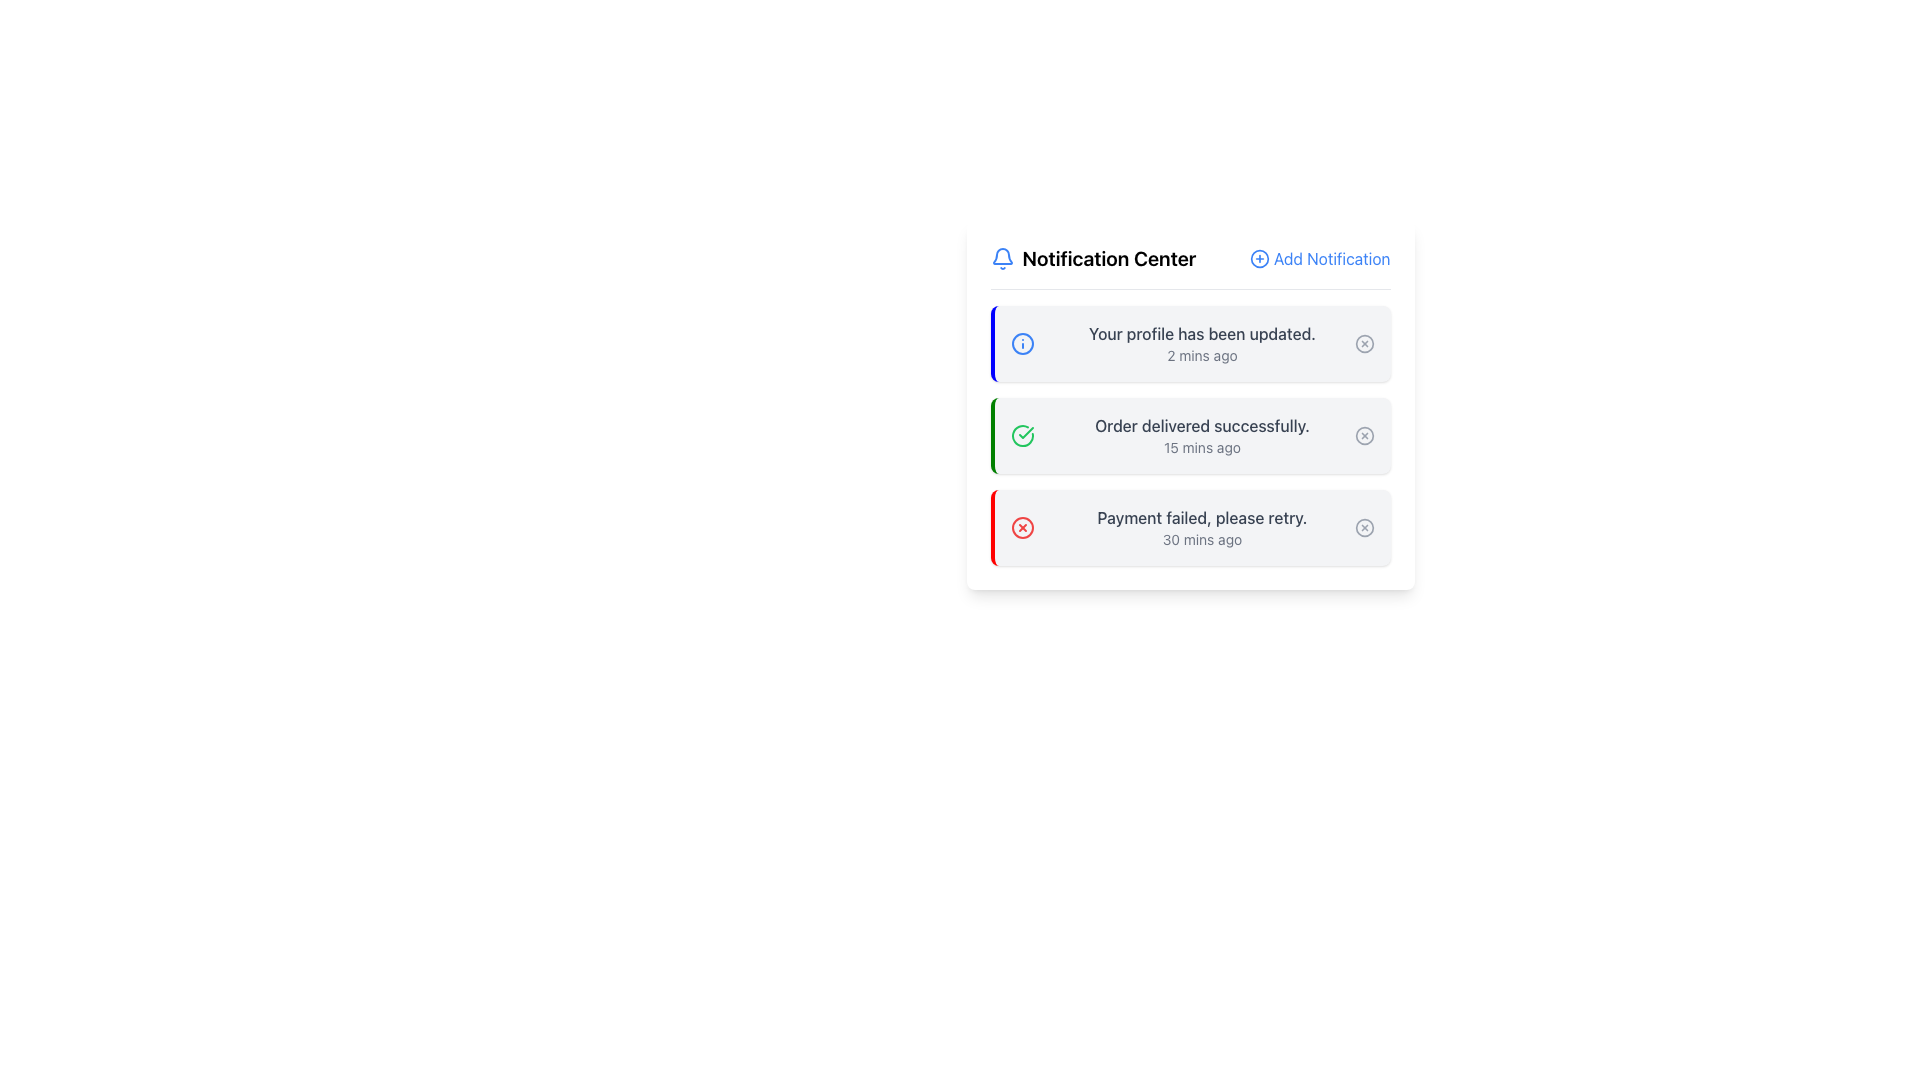 Image resolution: width=1920 pixels, height=1080 pixels. Describe the element at coordinates (1002, 257) in the screenshot. I see `the blue bell icon representing notifications` at that location.